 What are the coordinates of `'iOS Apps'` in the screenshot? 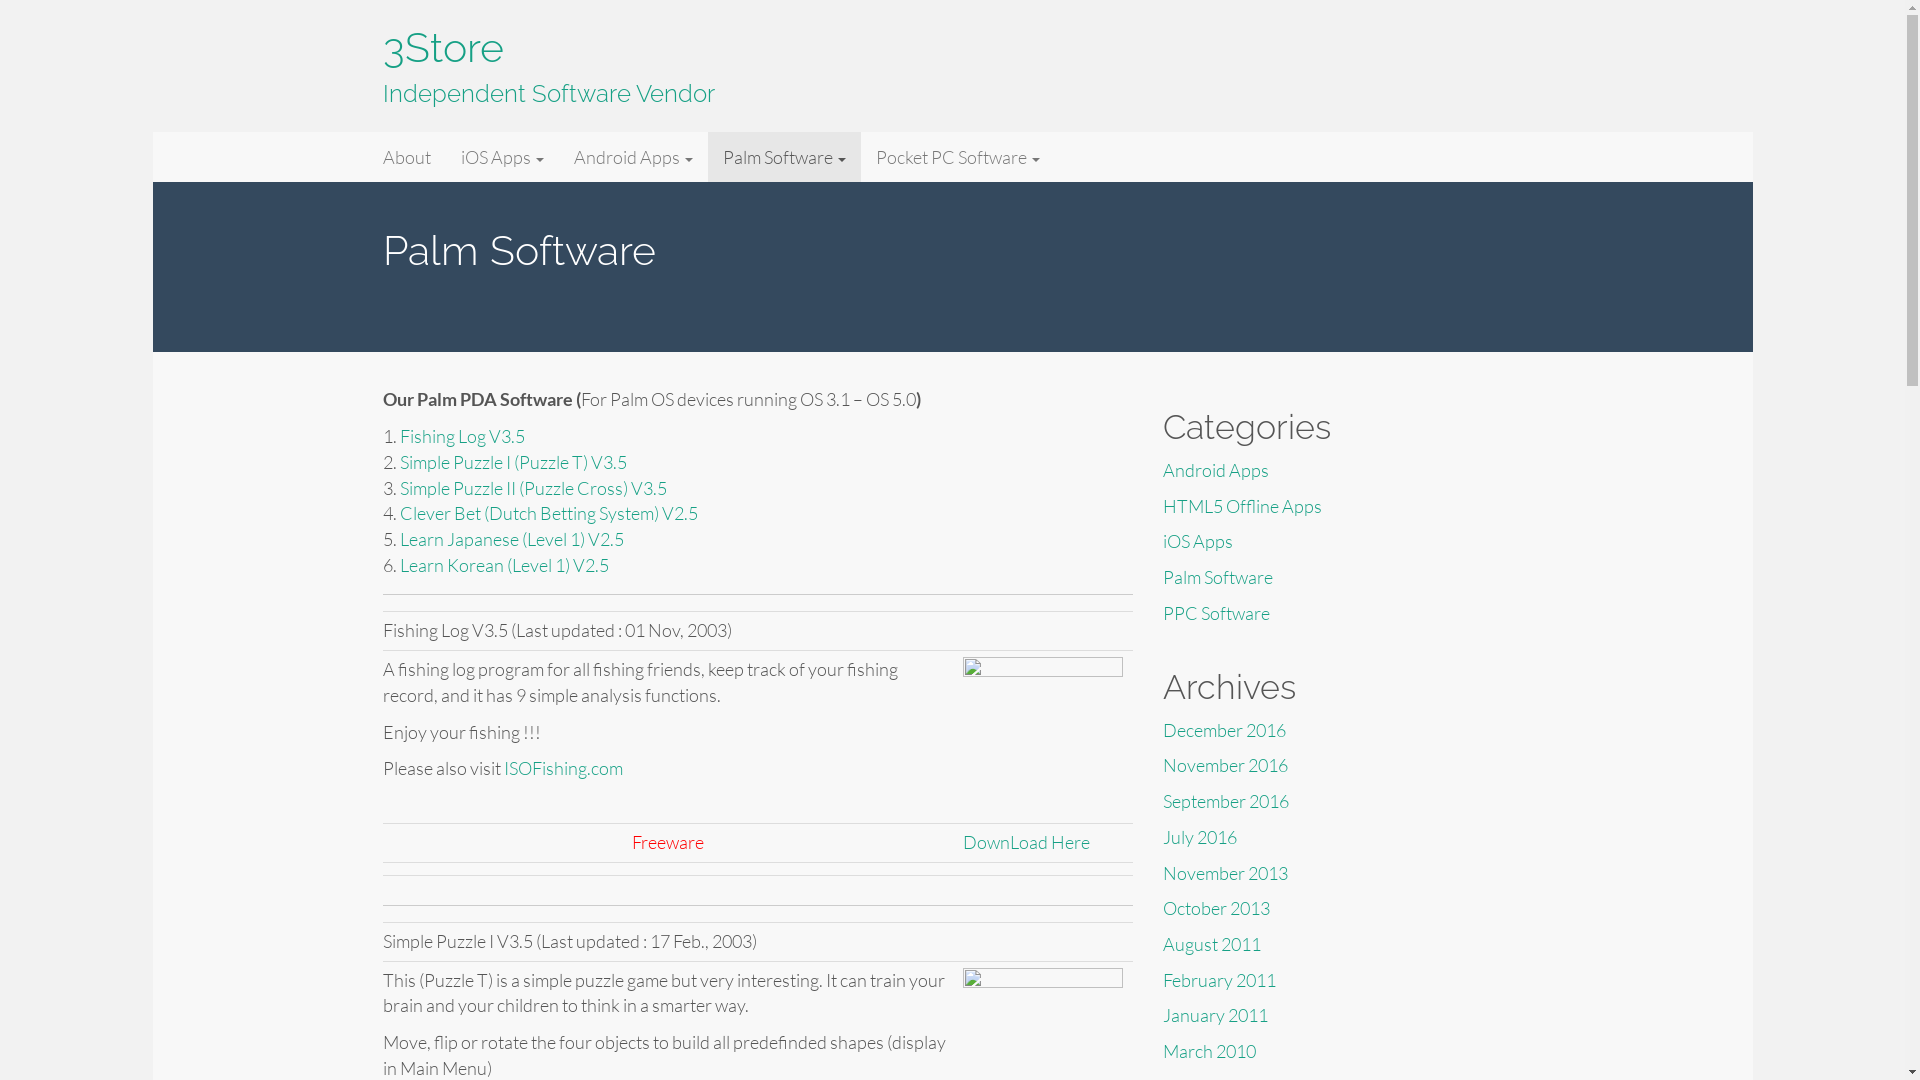 It's located at (1196, 540).